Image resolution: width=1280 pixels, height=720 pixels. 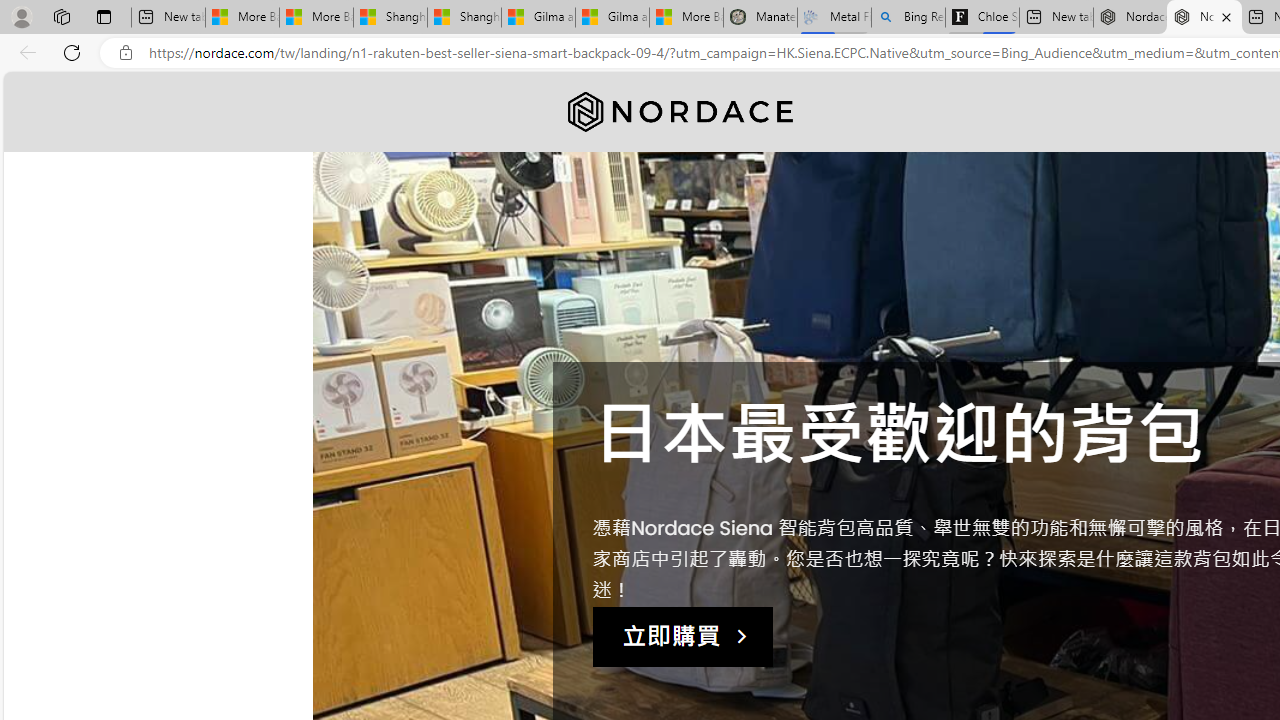 What do you see at coordinates (72, 51) in the screenshot?
I see `'Refresh'` at bounding box center [72, 51].